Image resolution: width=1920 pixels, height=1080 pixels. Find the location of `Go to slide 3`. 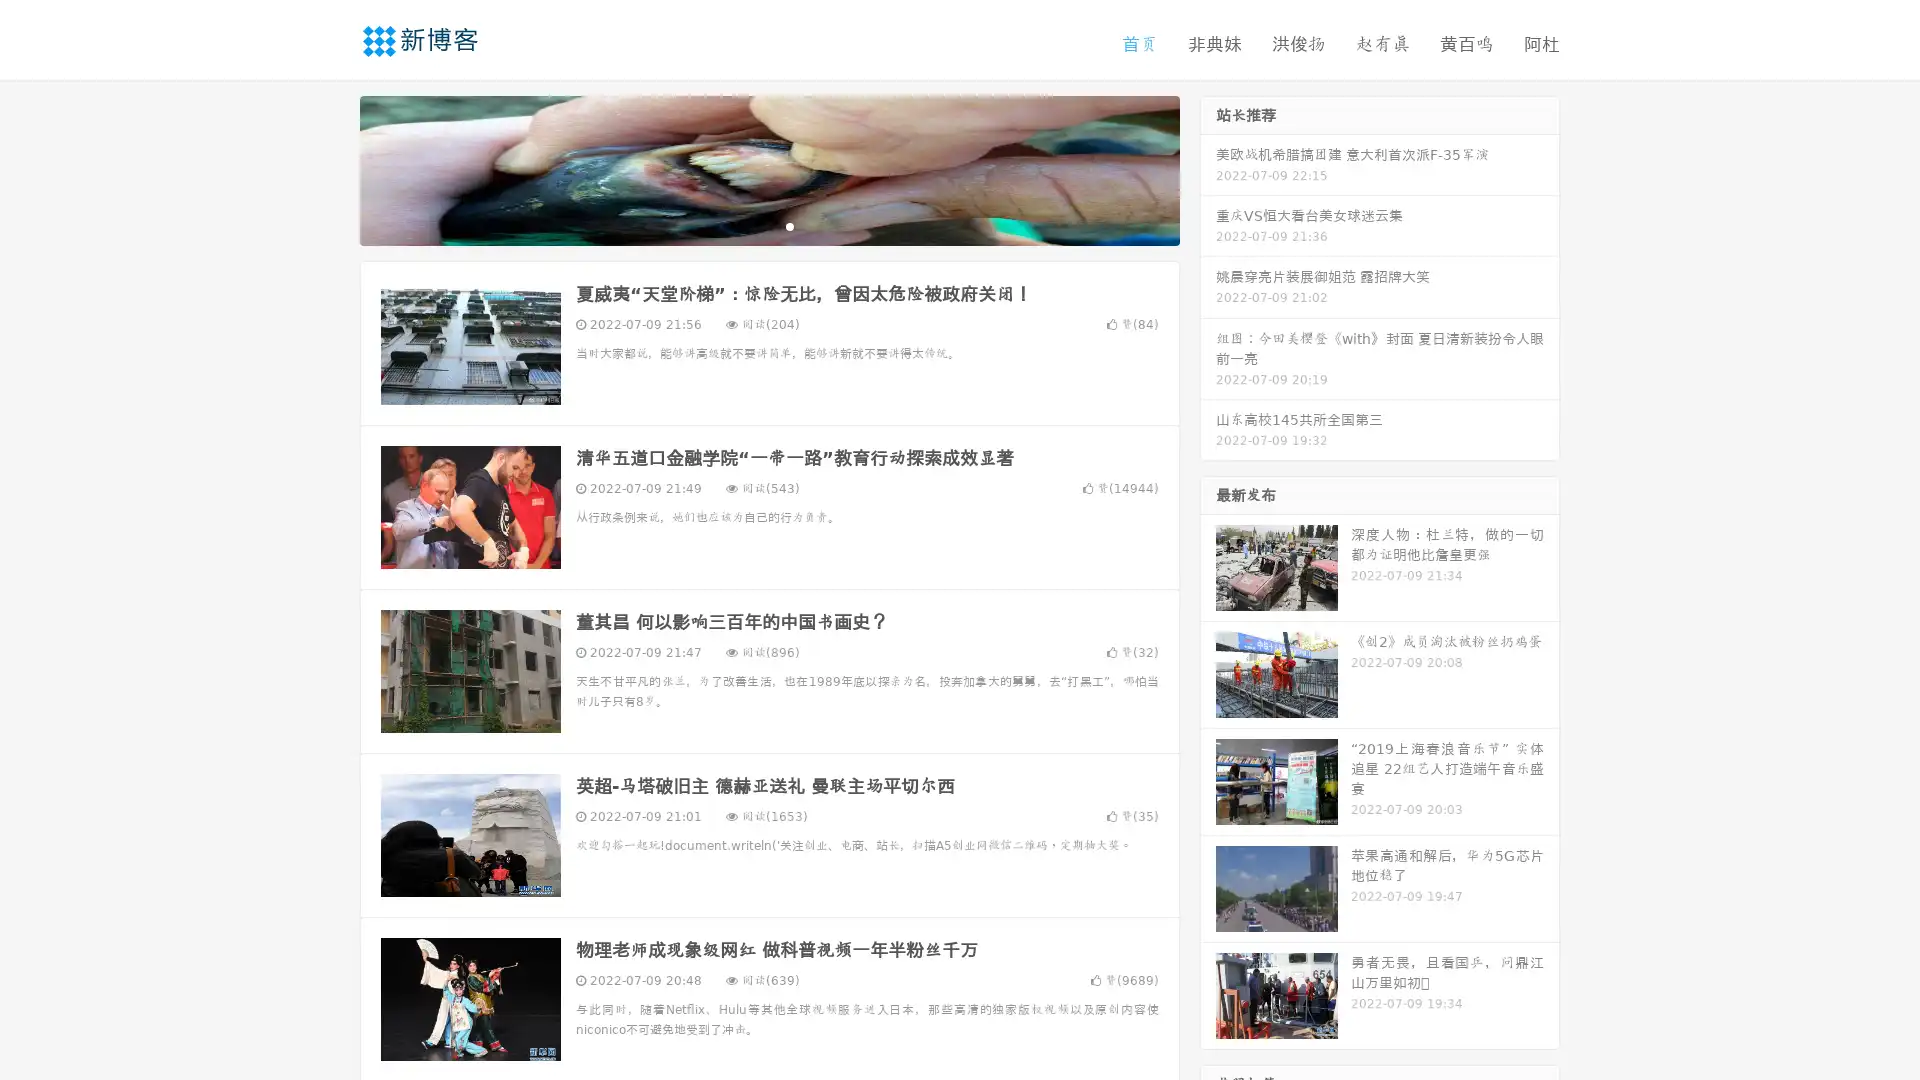

Go to slide 3 is located at coordinates (789, 225).